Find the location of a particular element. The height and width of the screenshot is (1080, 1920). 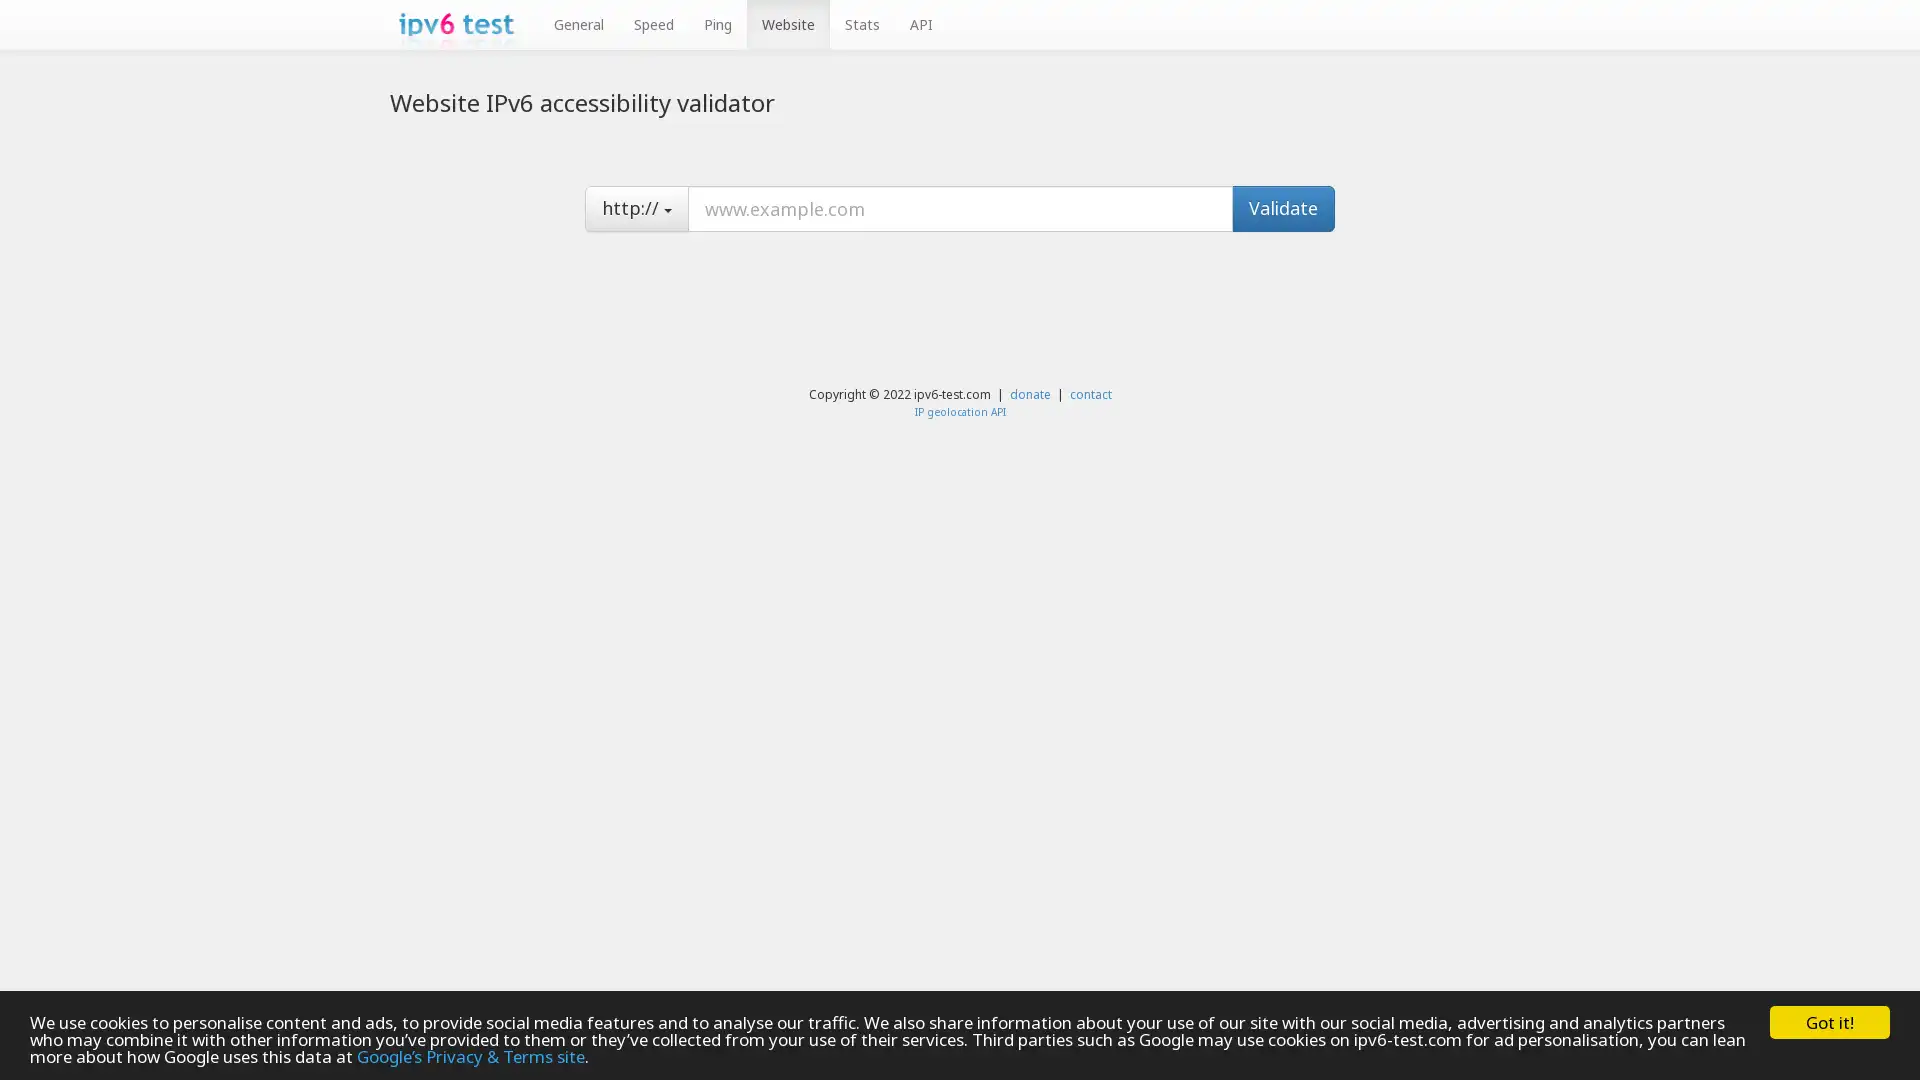

Validate is located at coordinates (1283, 208).